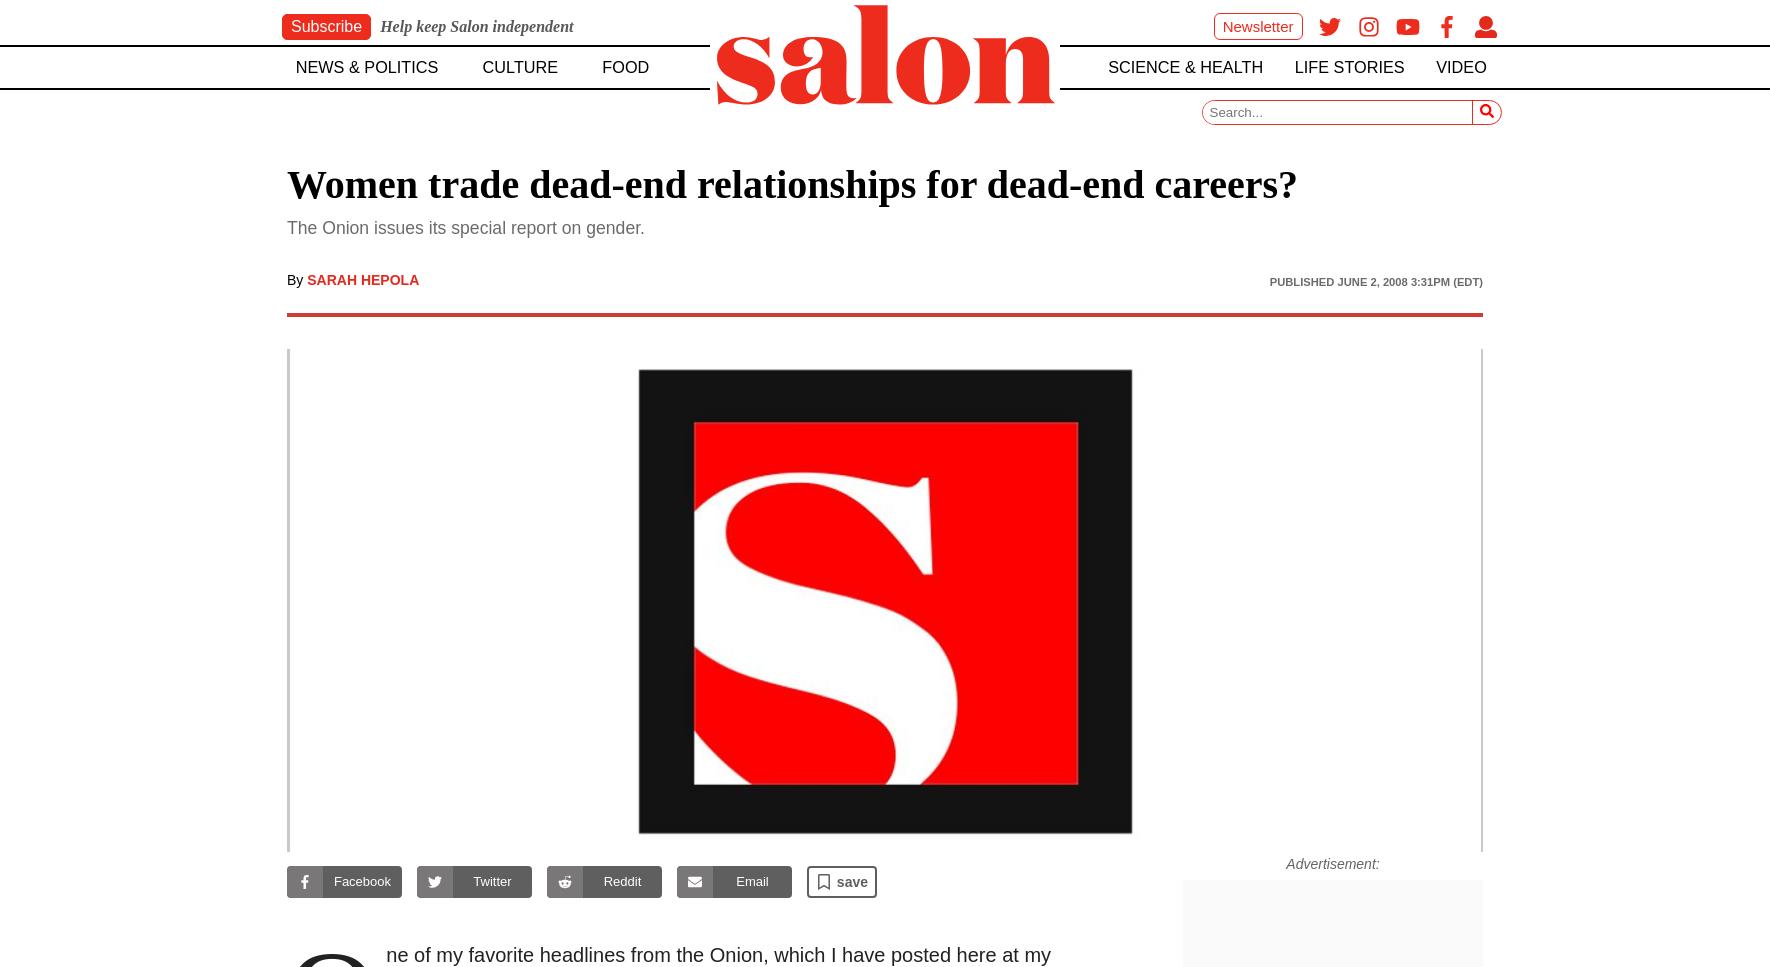  Describe the element at coordinates (1348, 65) in the screenshot. I see `'Life Stories'` at that location.